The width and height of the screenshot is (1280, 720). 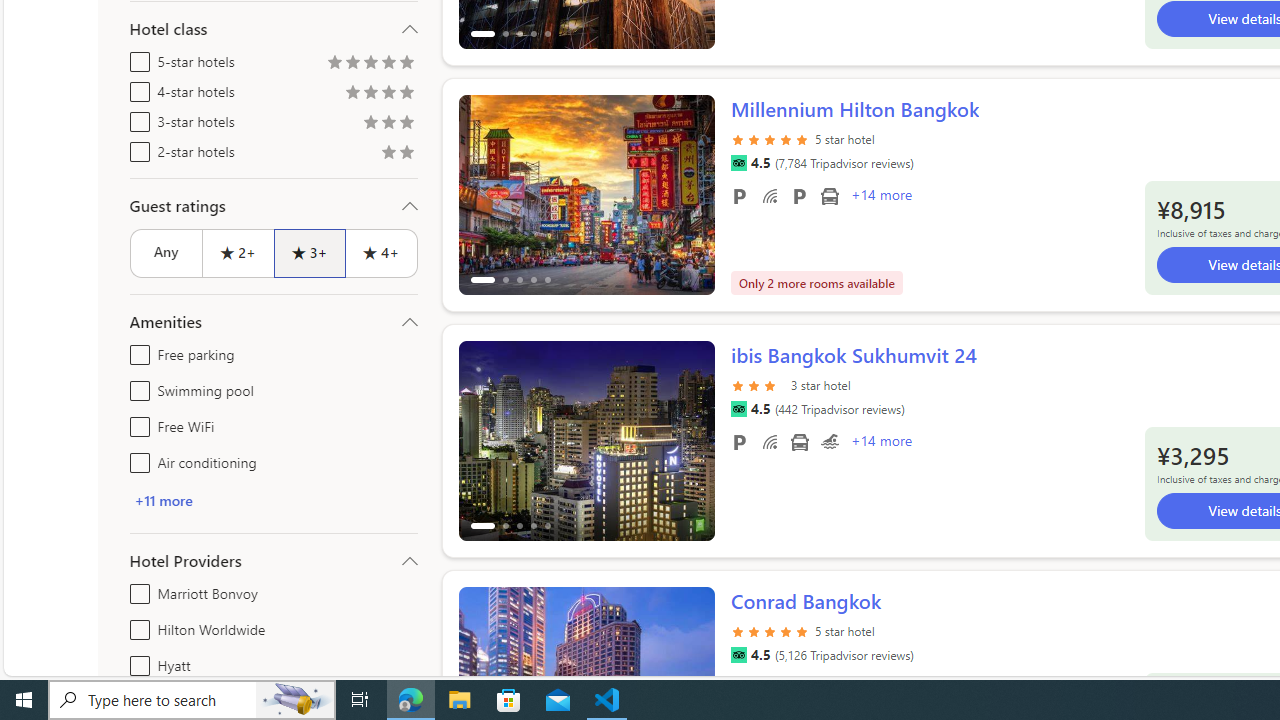 I want to click on 'Free parking', so click(x=135, y=350).